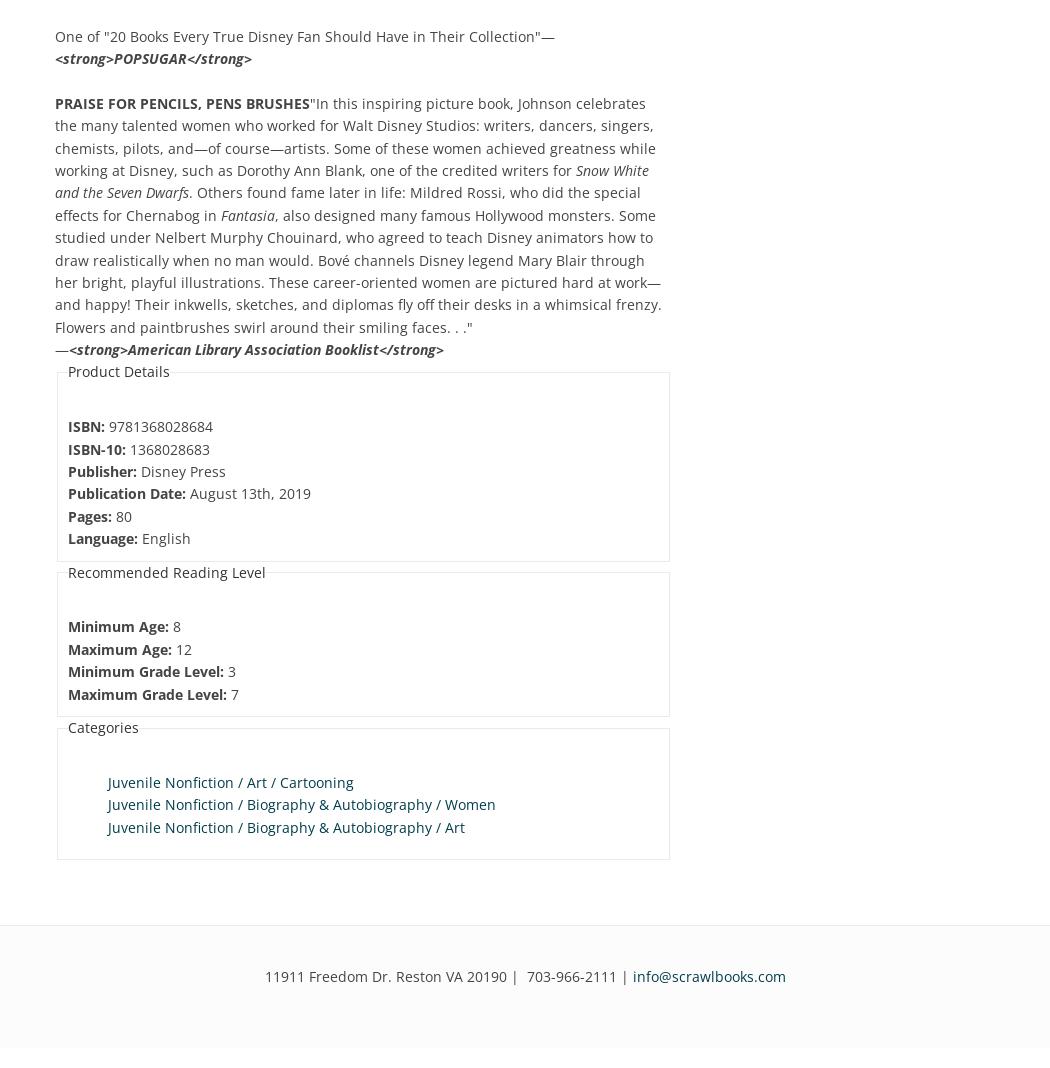 This screenshot has height=1068, width=1050. I want to click on 'ISBN:', so click(67, 426).